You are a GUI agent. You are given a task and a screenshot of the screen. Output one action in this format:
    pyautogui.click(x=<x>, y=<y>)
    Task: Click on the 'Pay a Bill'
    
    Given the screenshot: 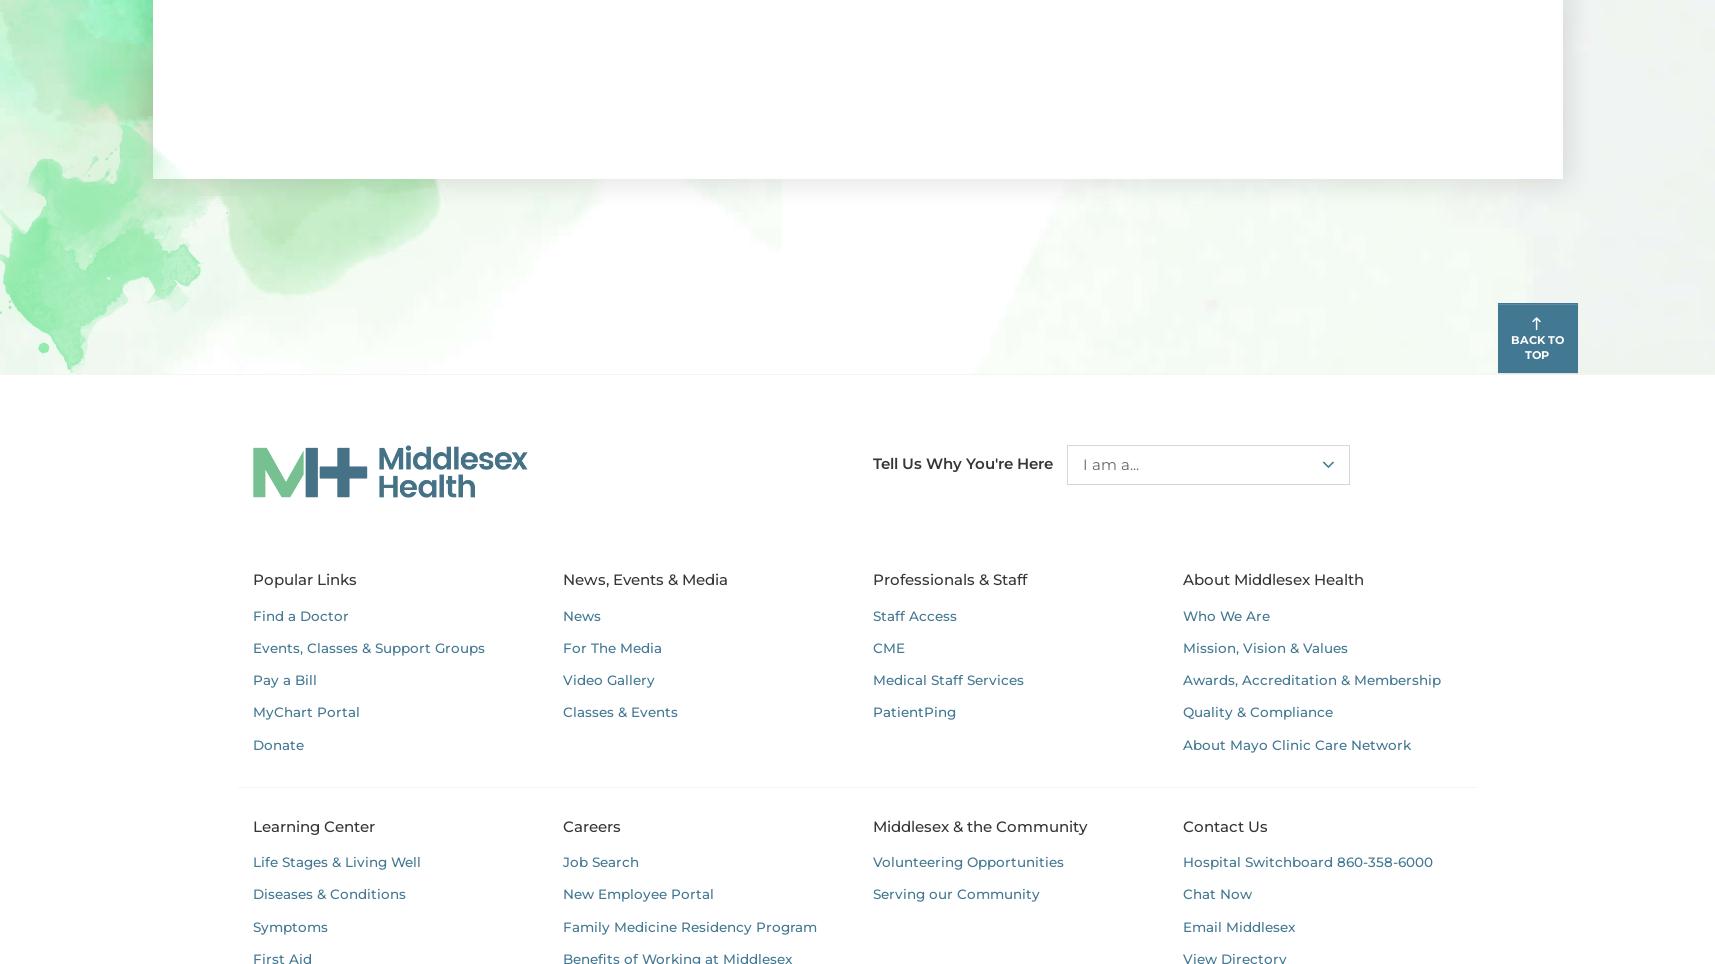 What is the action you would take?
    pyautogui.click(x=283, y=679)
    